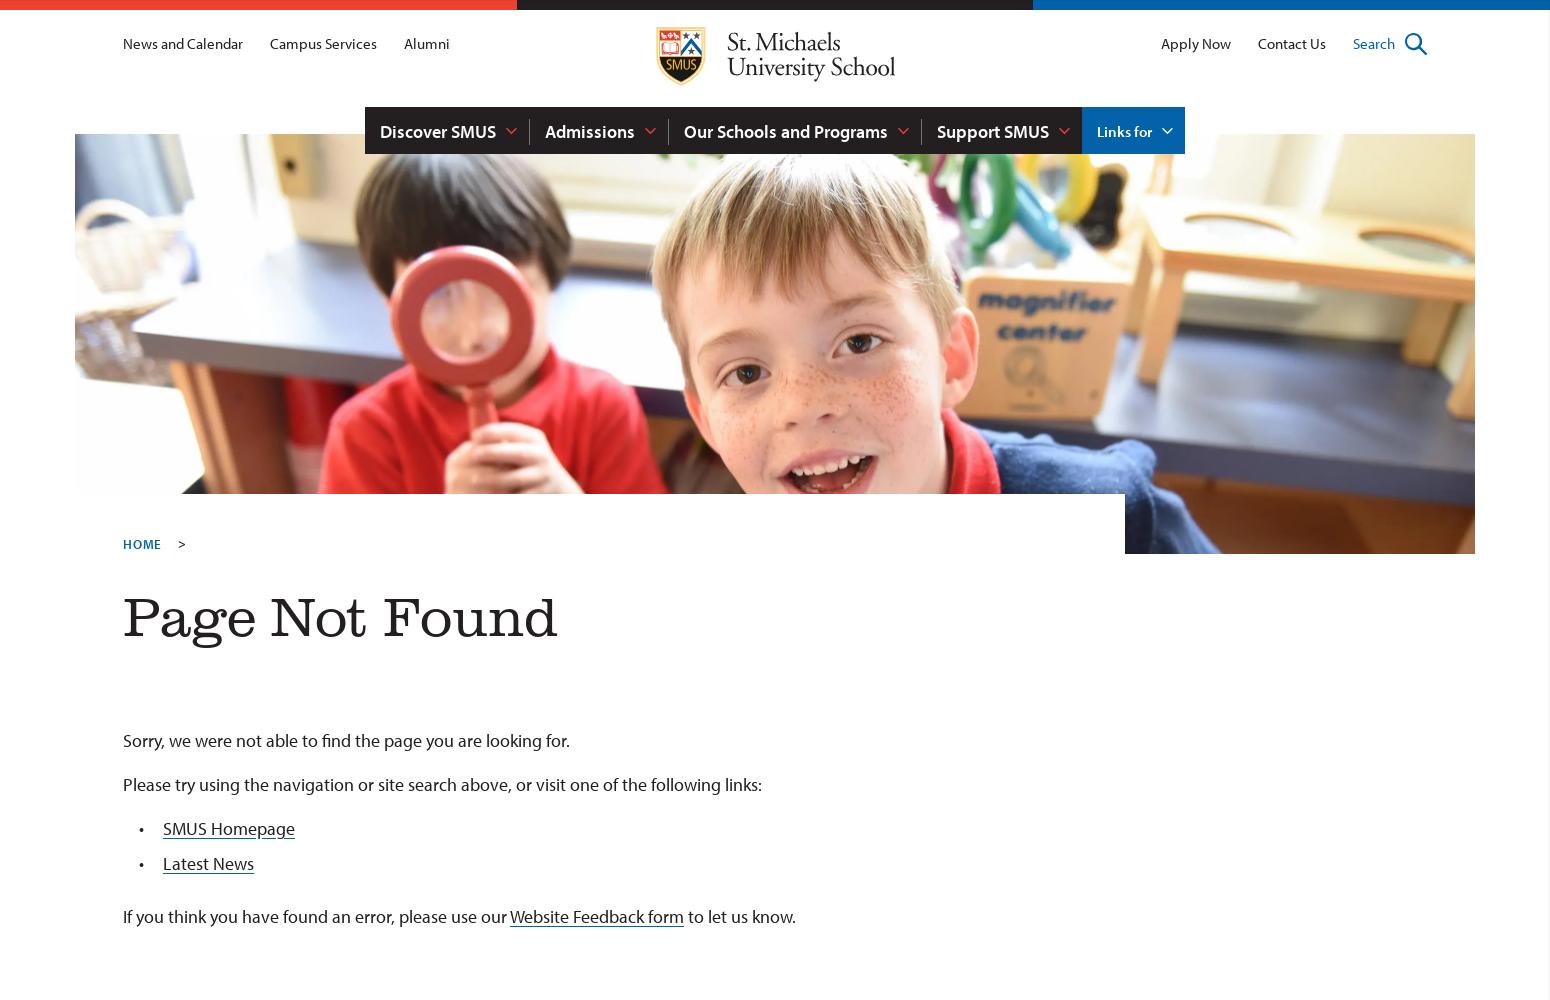 The height and width of the screenshot is (1000, 1550). What do you see at coordinates (206, 861) in the screenshot?
I see `'Latest News'` at bounding box center [206, 861].